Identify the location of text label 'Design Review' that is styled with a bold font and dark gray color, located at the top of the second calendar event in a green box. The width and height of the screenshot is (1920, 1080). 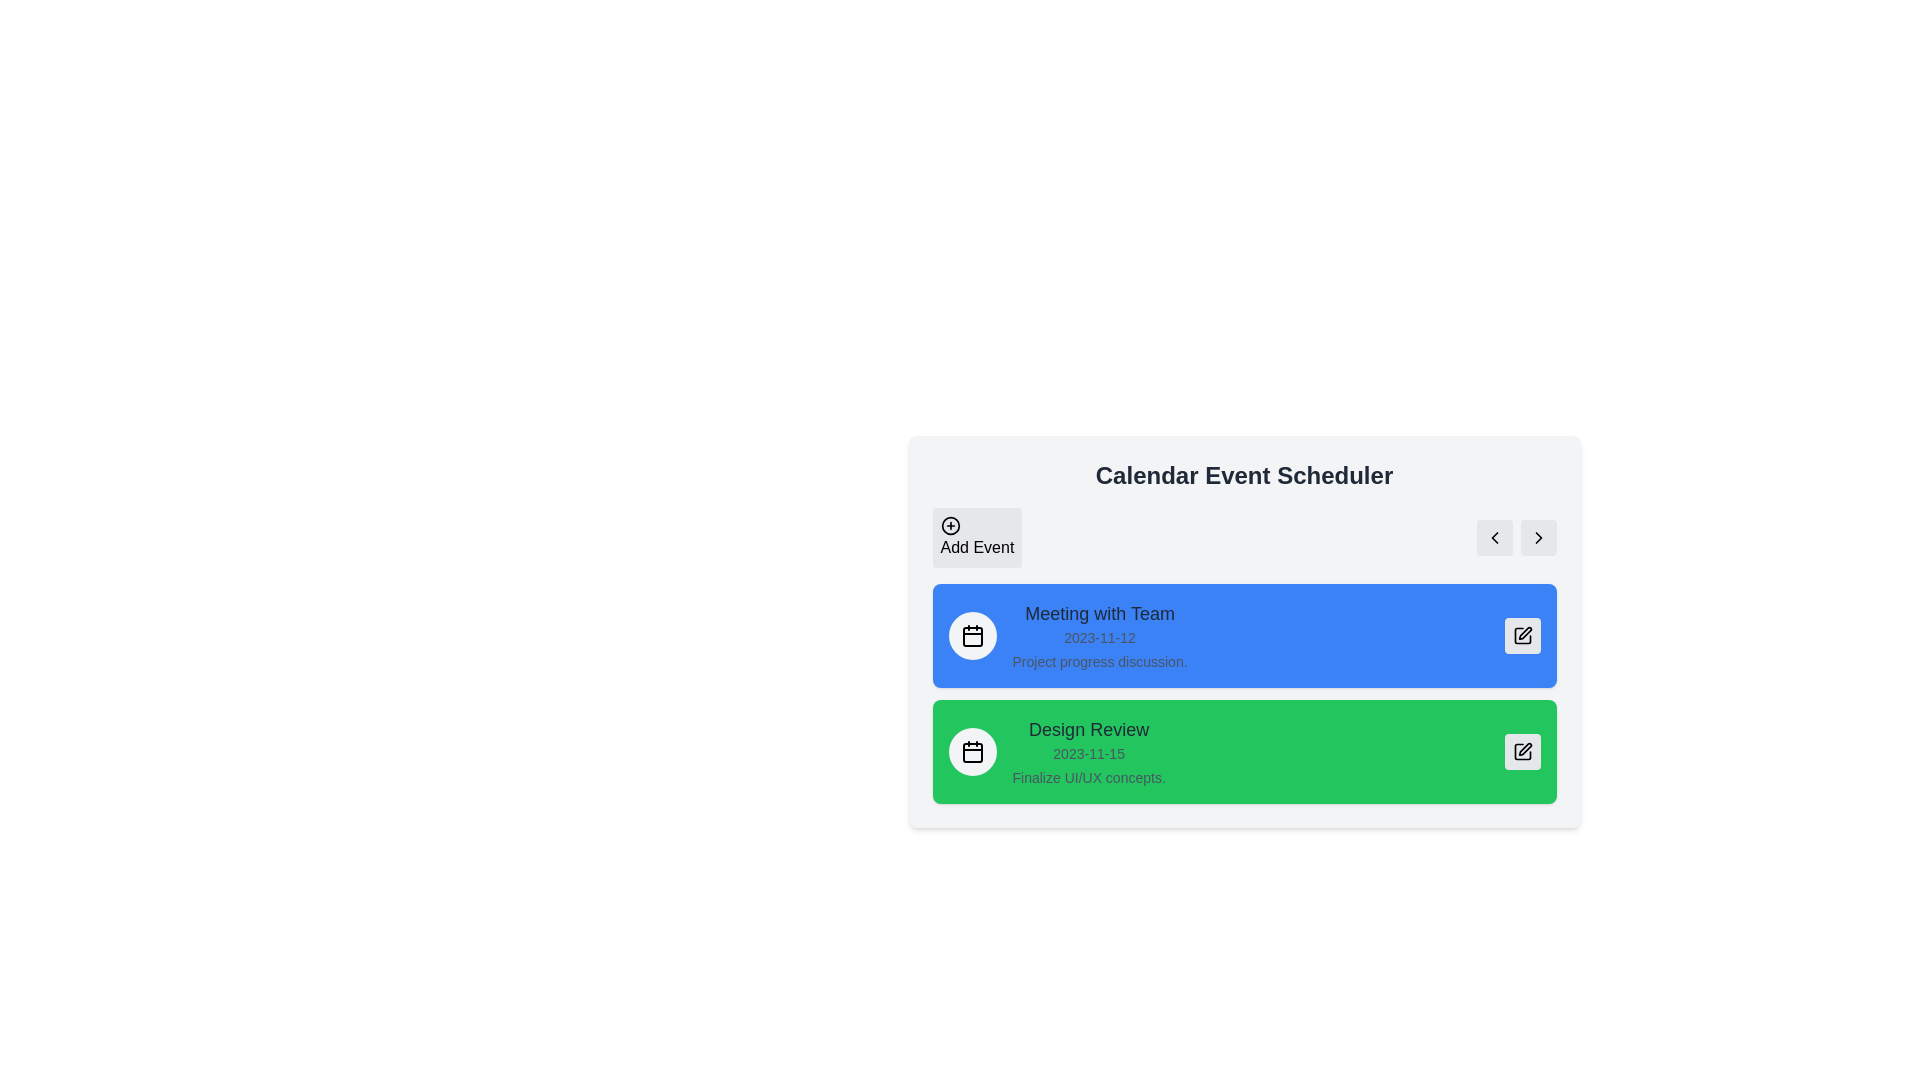
(1088, 729).